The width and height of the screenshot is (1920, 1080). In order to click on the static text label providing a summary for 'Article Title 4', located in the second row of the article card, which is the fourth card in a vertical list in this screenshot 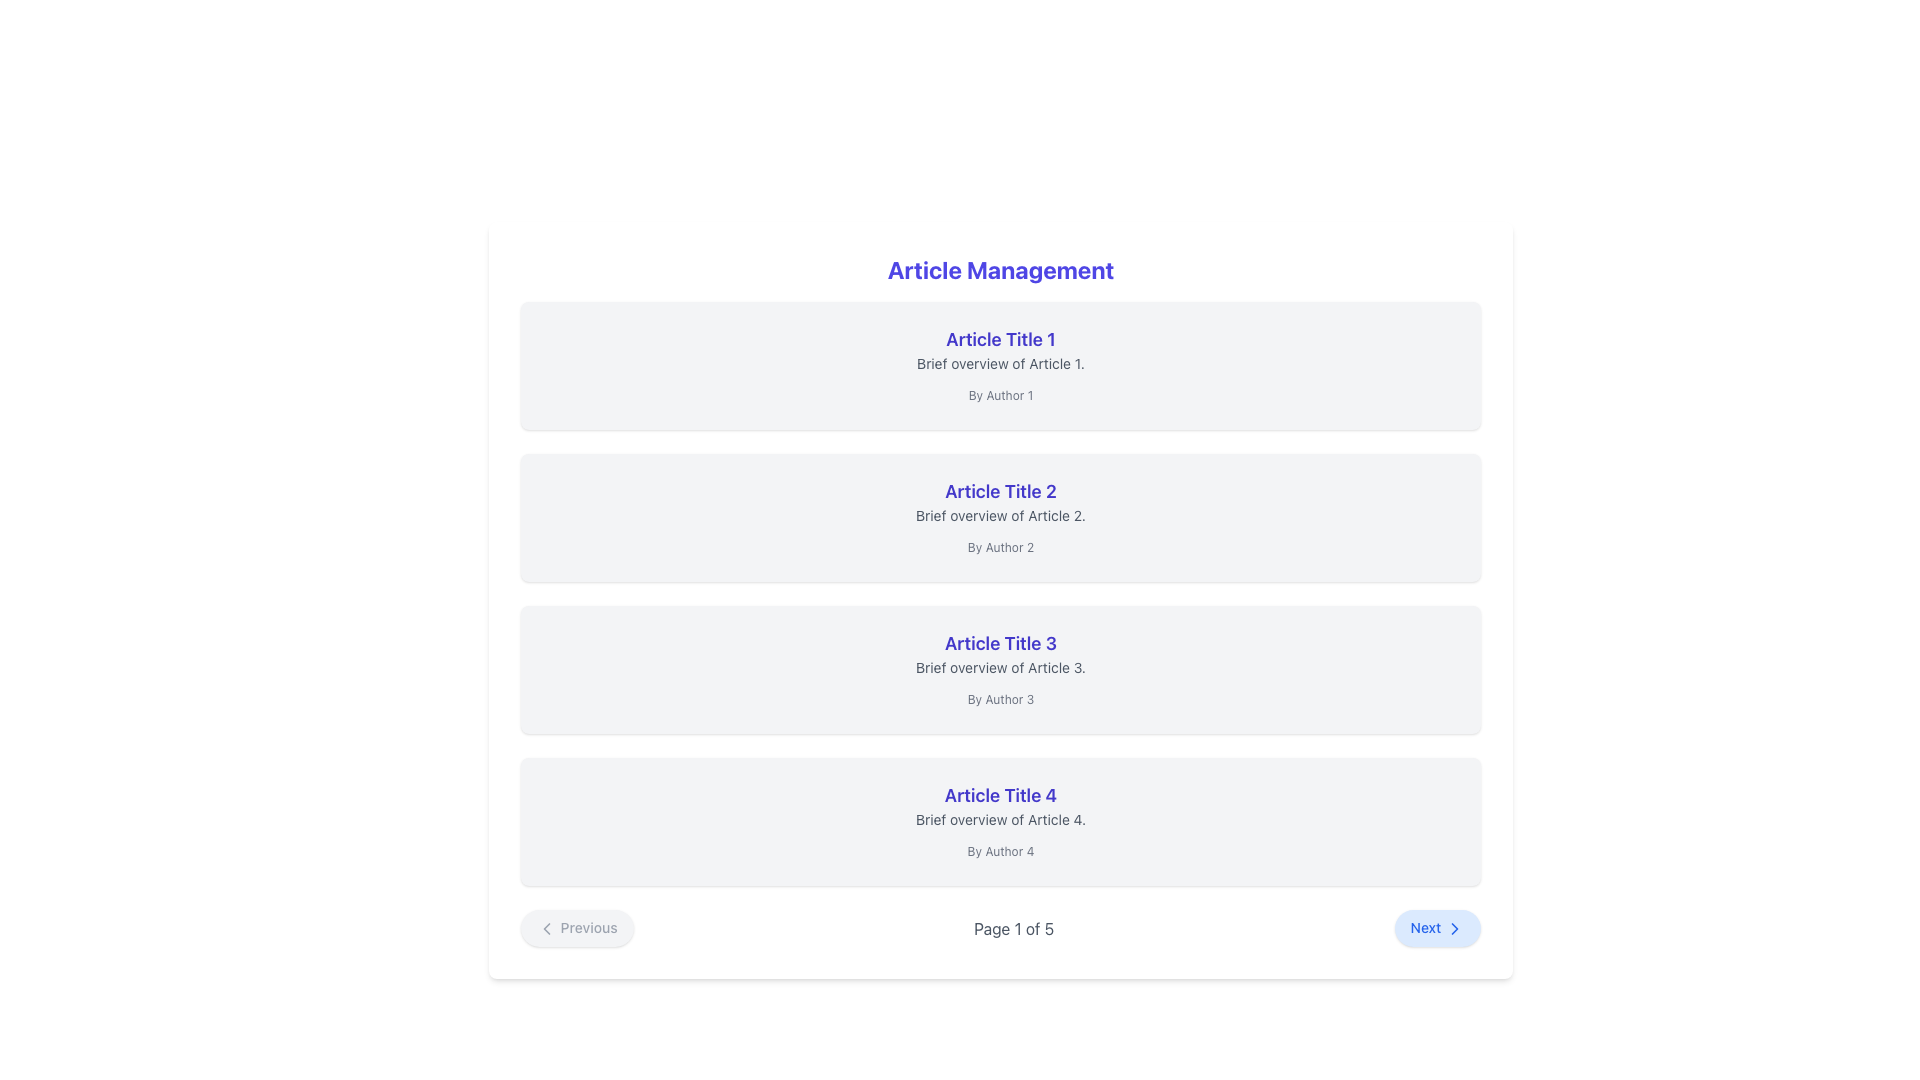, I will do `click(1001, 820)`.